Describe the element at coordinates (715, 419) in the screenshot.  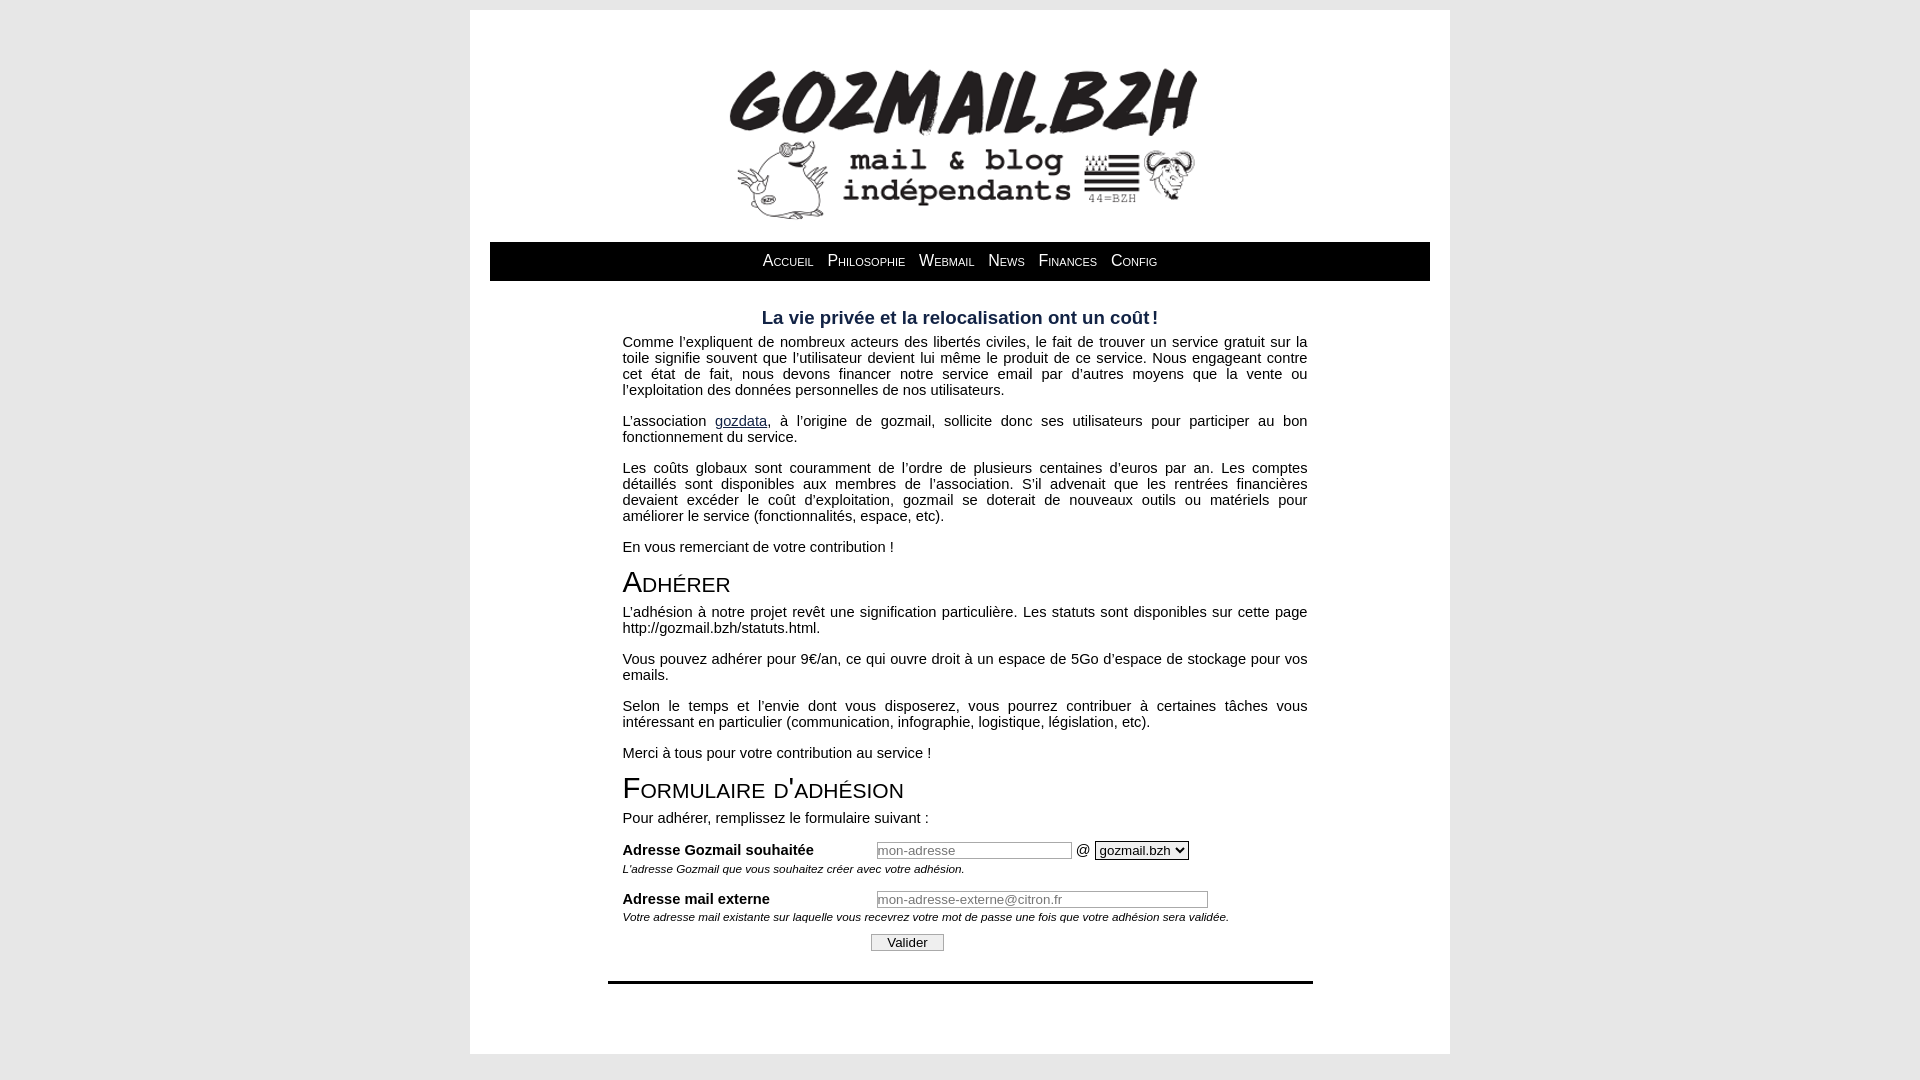
I see `'gozdata'` at that location.